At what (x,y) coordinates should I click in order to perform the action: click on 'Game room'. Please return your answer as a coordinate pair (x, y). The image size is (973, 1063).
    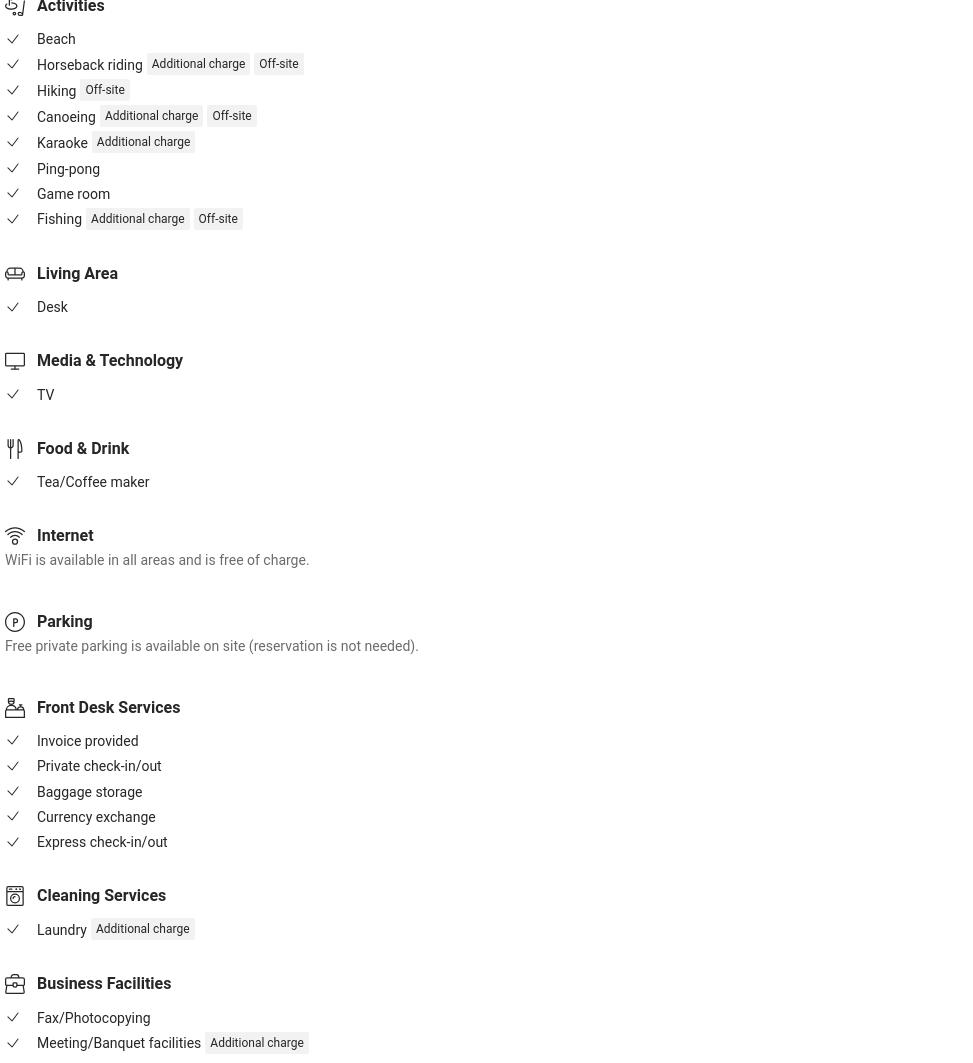
    Looking at the image, I should click on (72, 193).